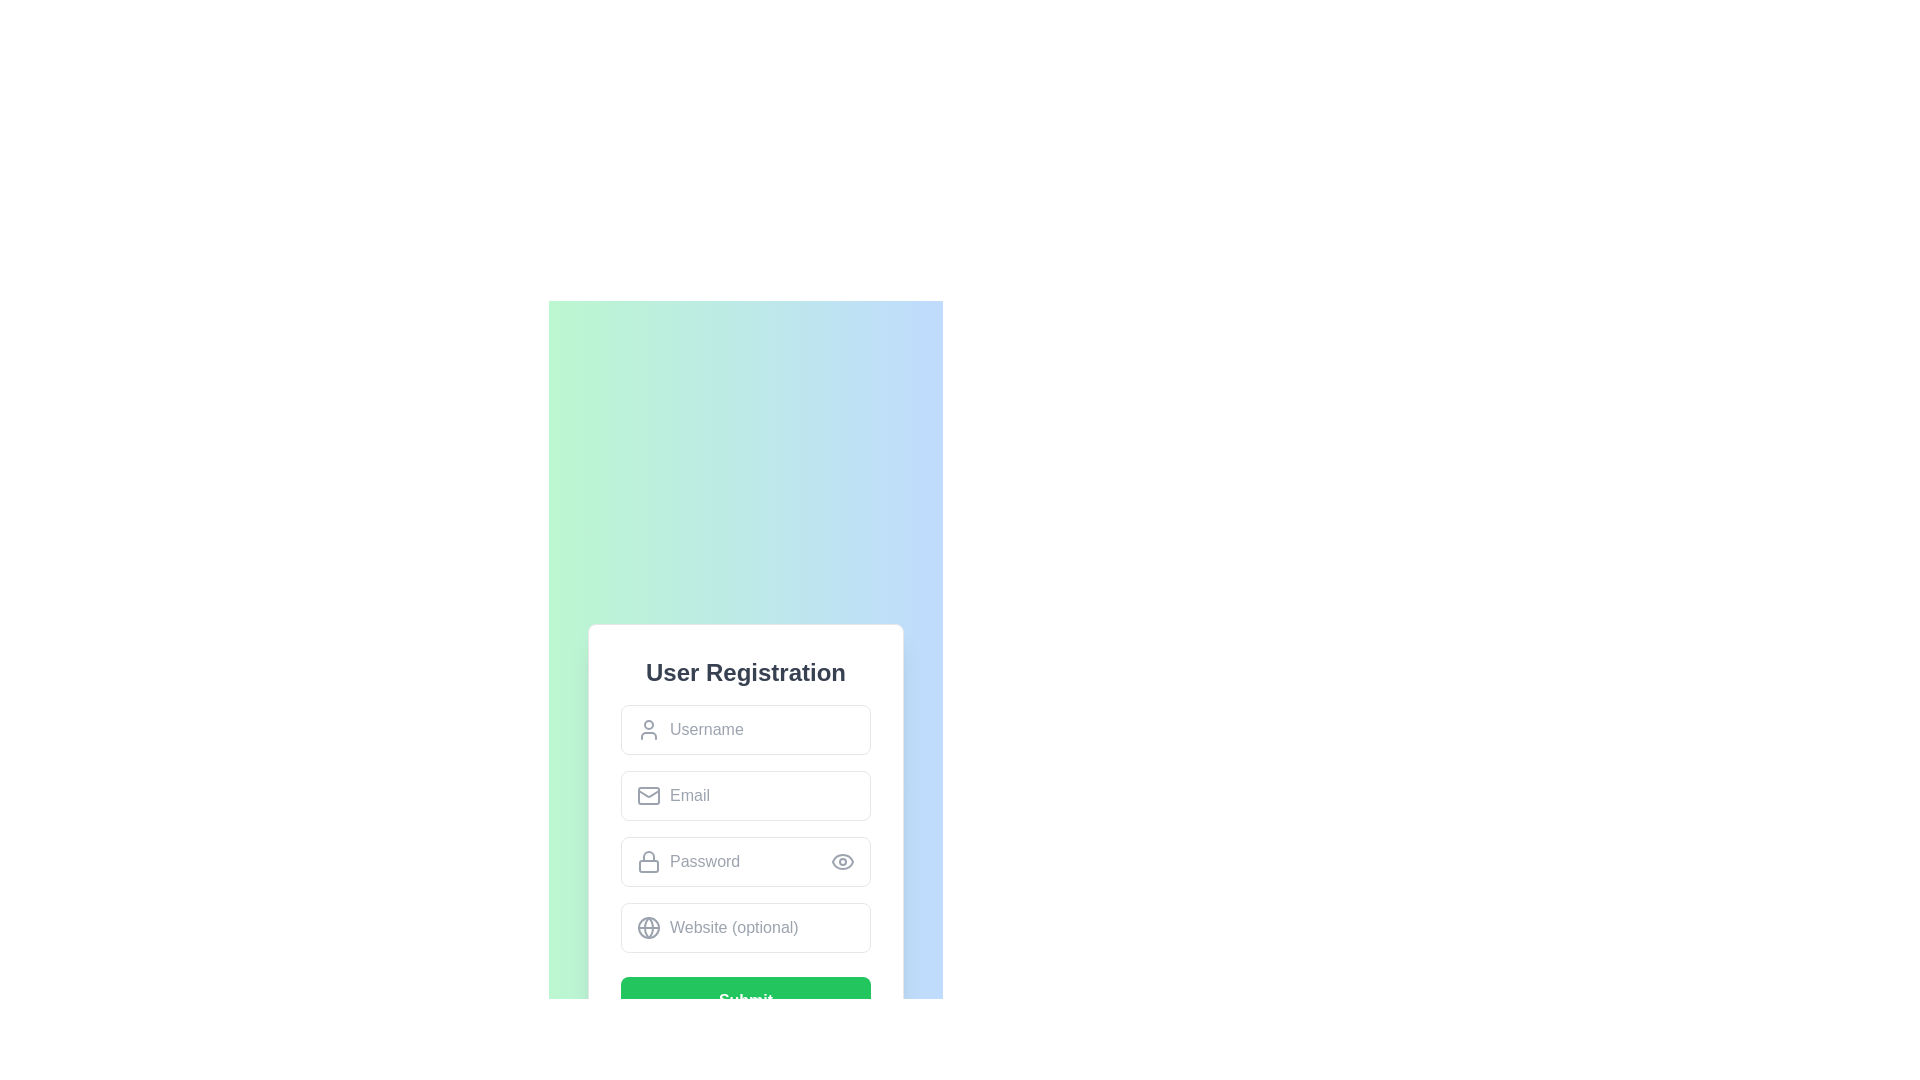  Describe the element at coordinates (648, 792) in the screenshot. I see `the adjacent email input field associated with the envelope icon by clicking on it` at that location.